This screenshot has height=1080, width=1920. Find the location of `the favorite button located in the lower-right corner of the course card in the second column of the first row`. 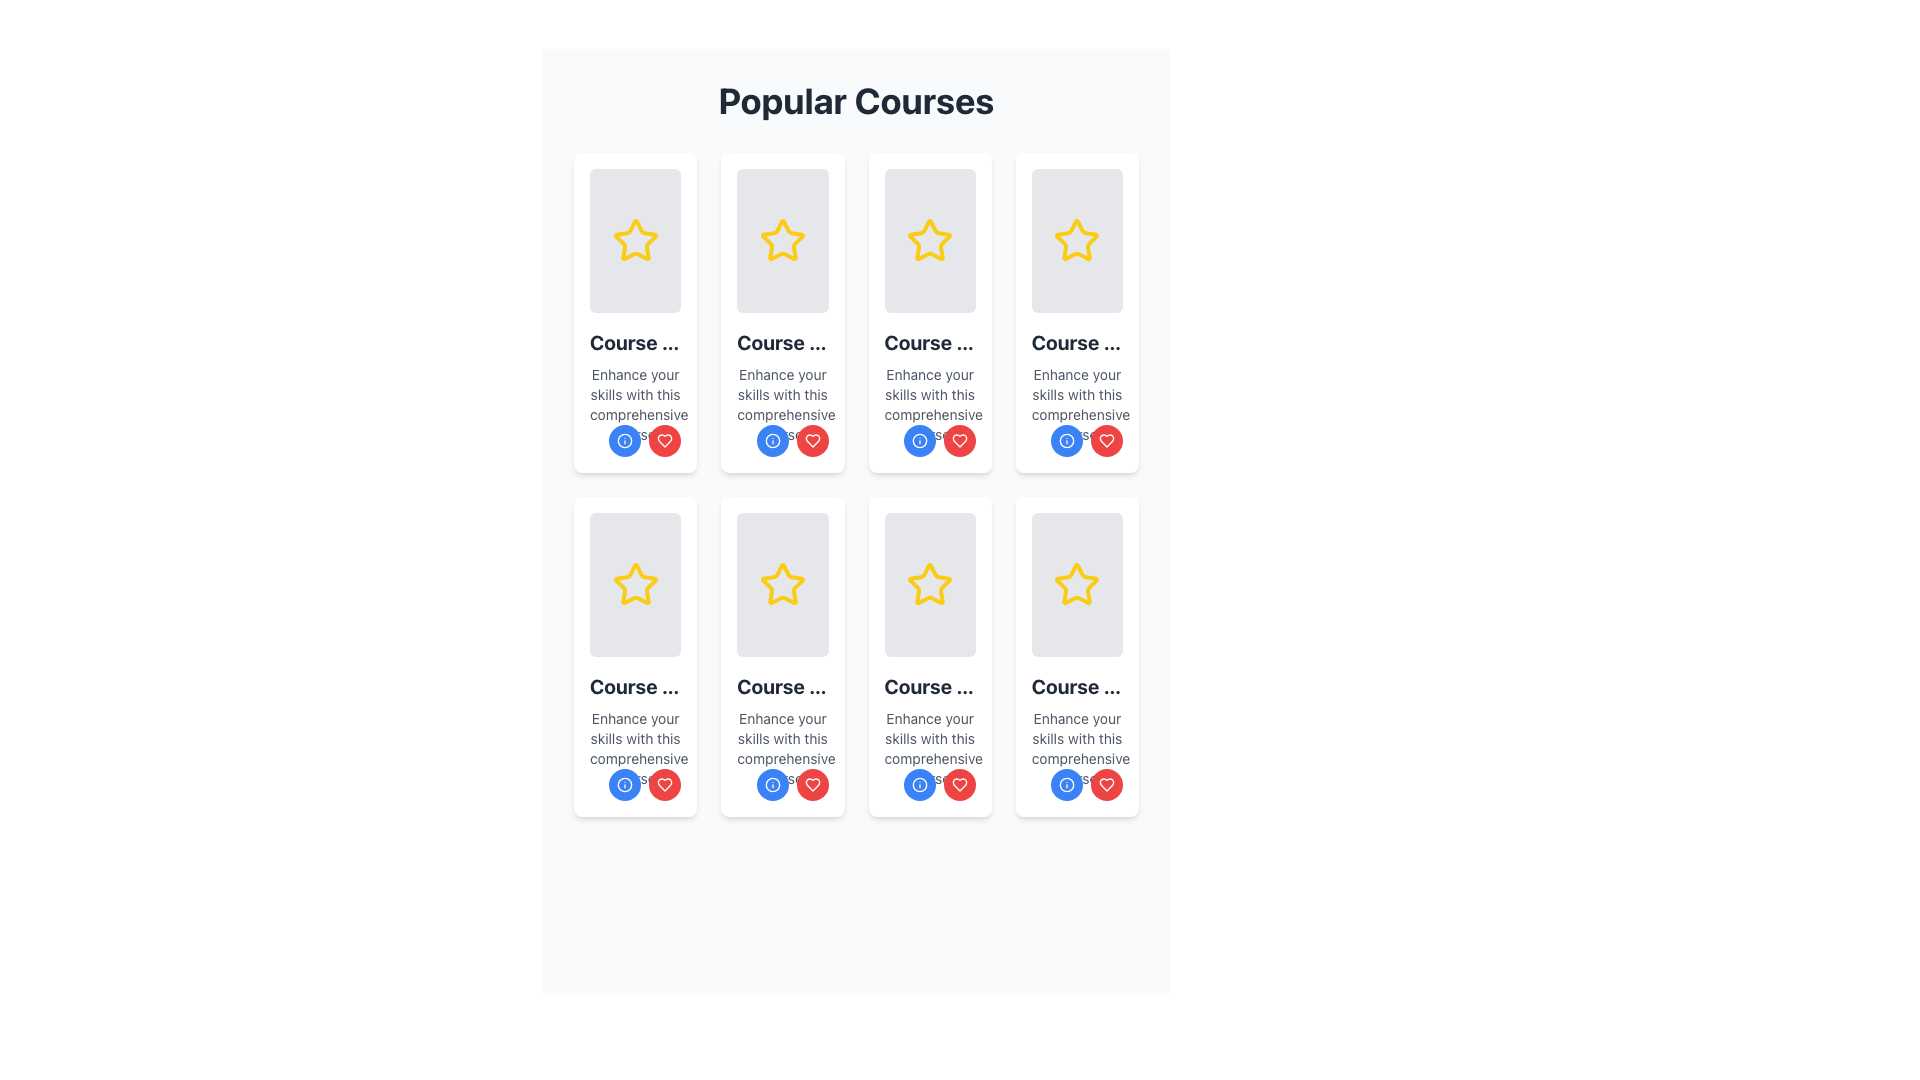

the favorite button located in the lower-right corner of the course card in the second column of the first row is located at coordinates (958, 439).